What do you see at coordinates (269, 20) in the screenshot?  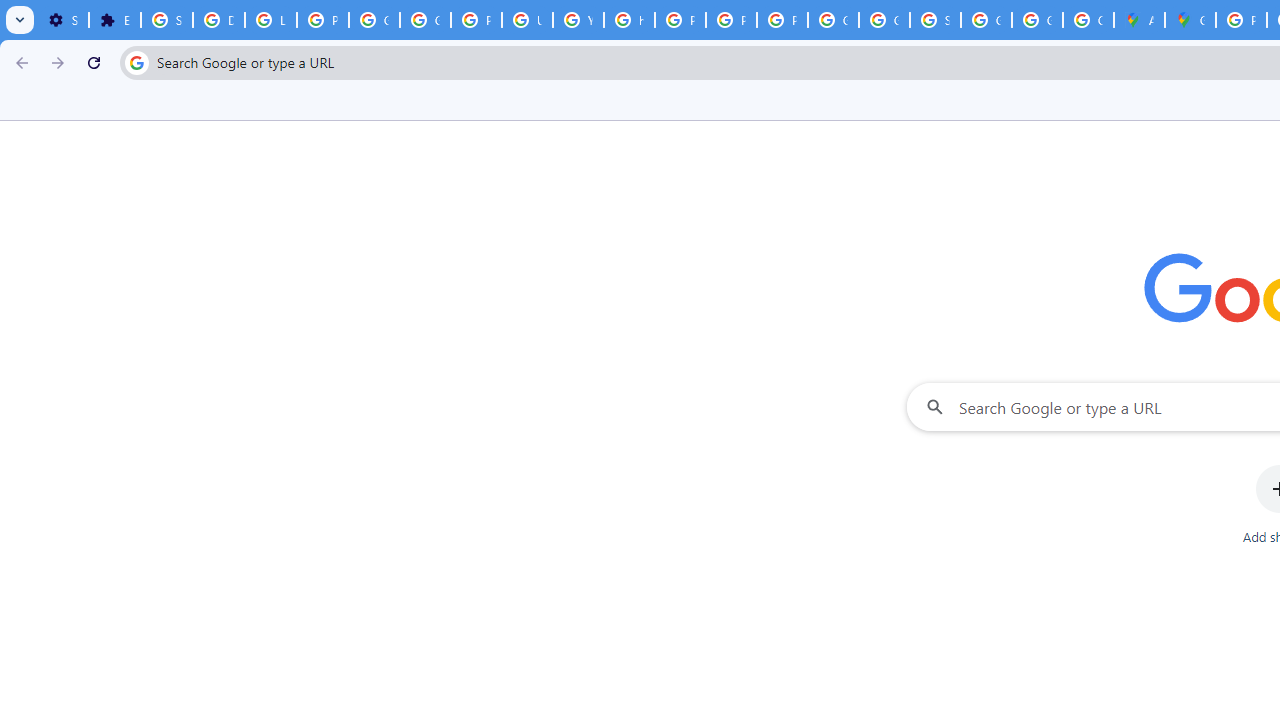 I see `'Learn how to find your photos - Google Photos Help'` at bounding box center [269, 20].